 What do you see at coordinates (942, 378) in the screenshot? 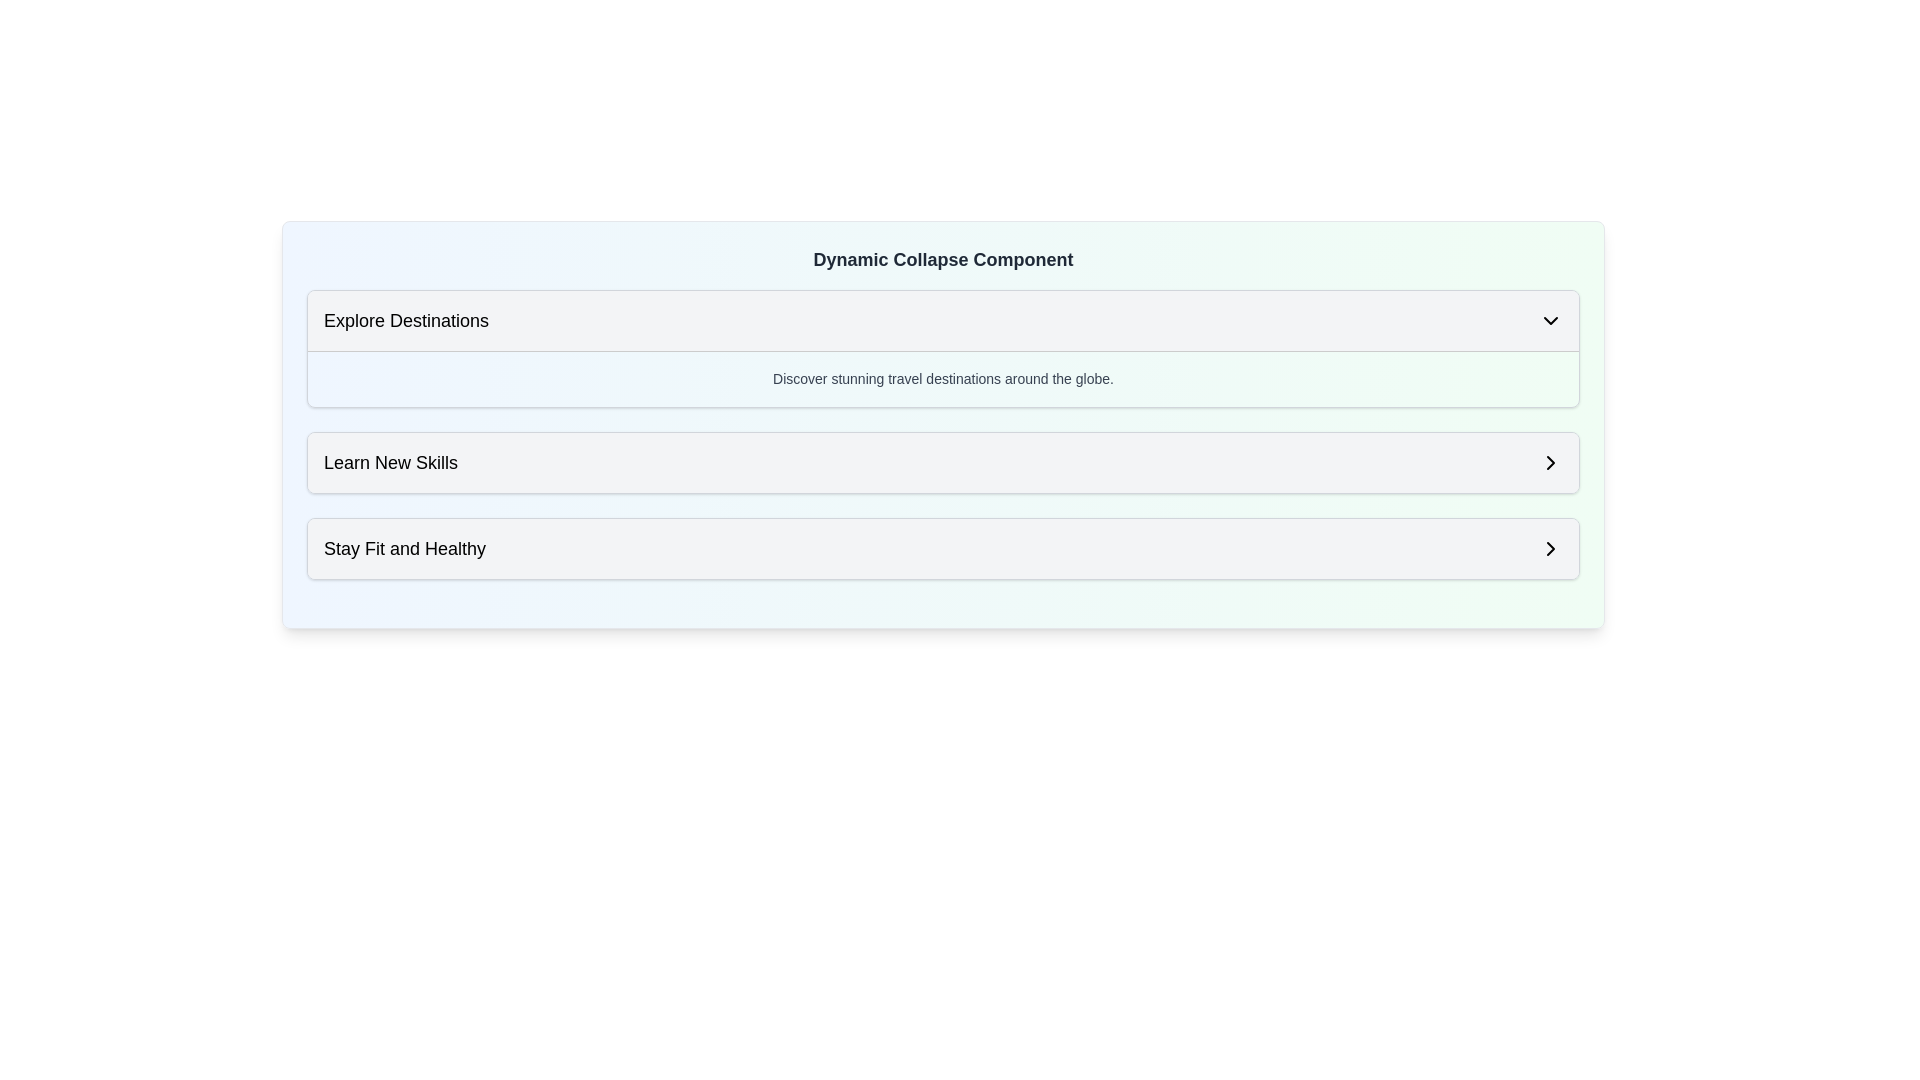
I see `text from the informational description block located below the 'Explore Destinations' header in the collapsible panel` at bounding box center [942, 378].